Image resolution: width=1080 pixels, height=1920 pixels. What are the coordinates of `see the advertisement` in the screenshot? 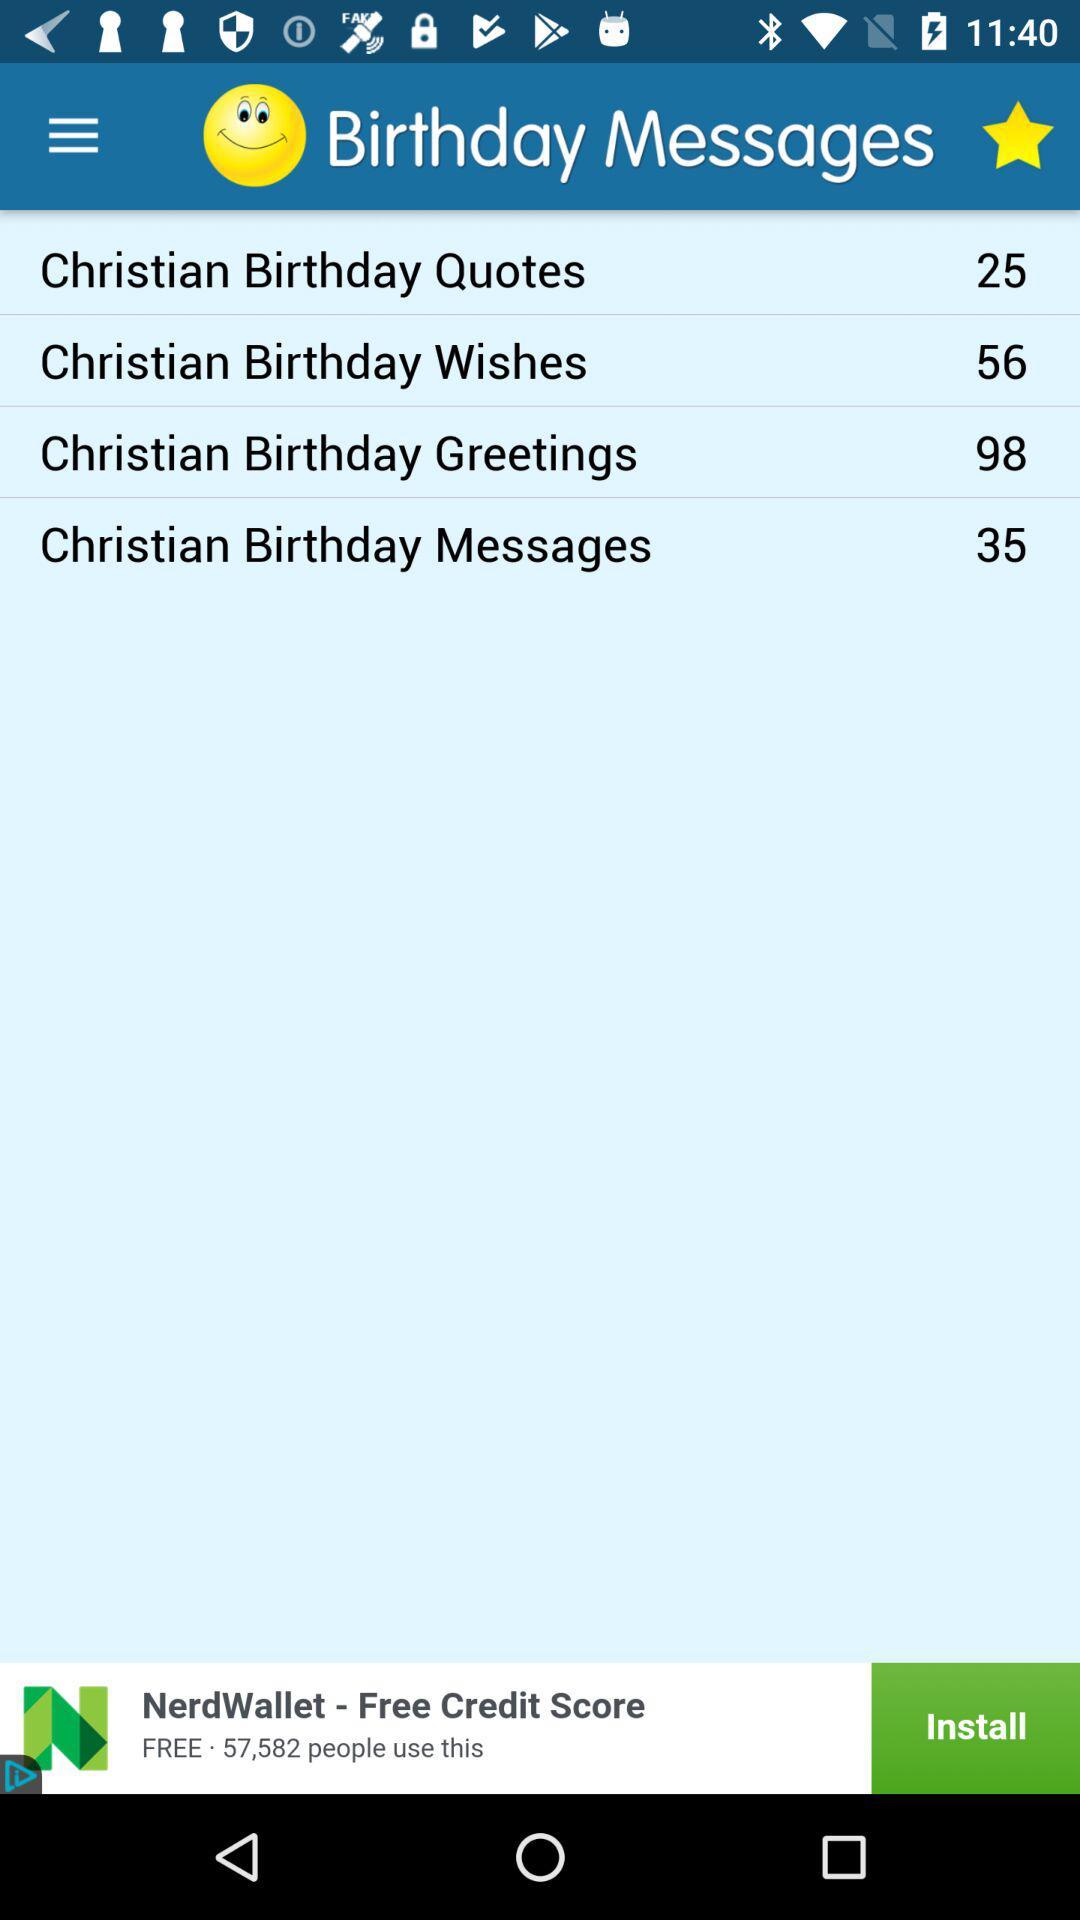 It's located at (540, 1727).